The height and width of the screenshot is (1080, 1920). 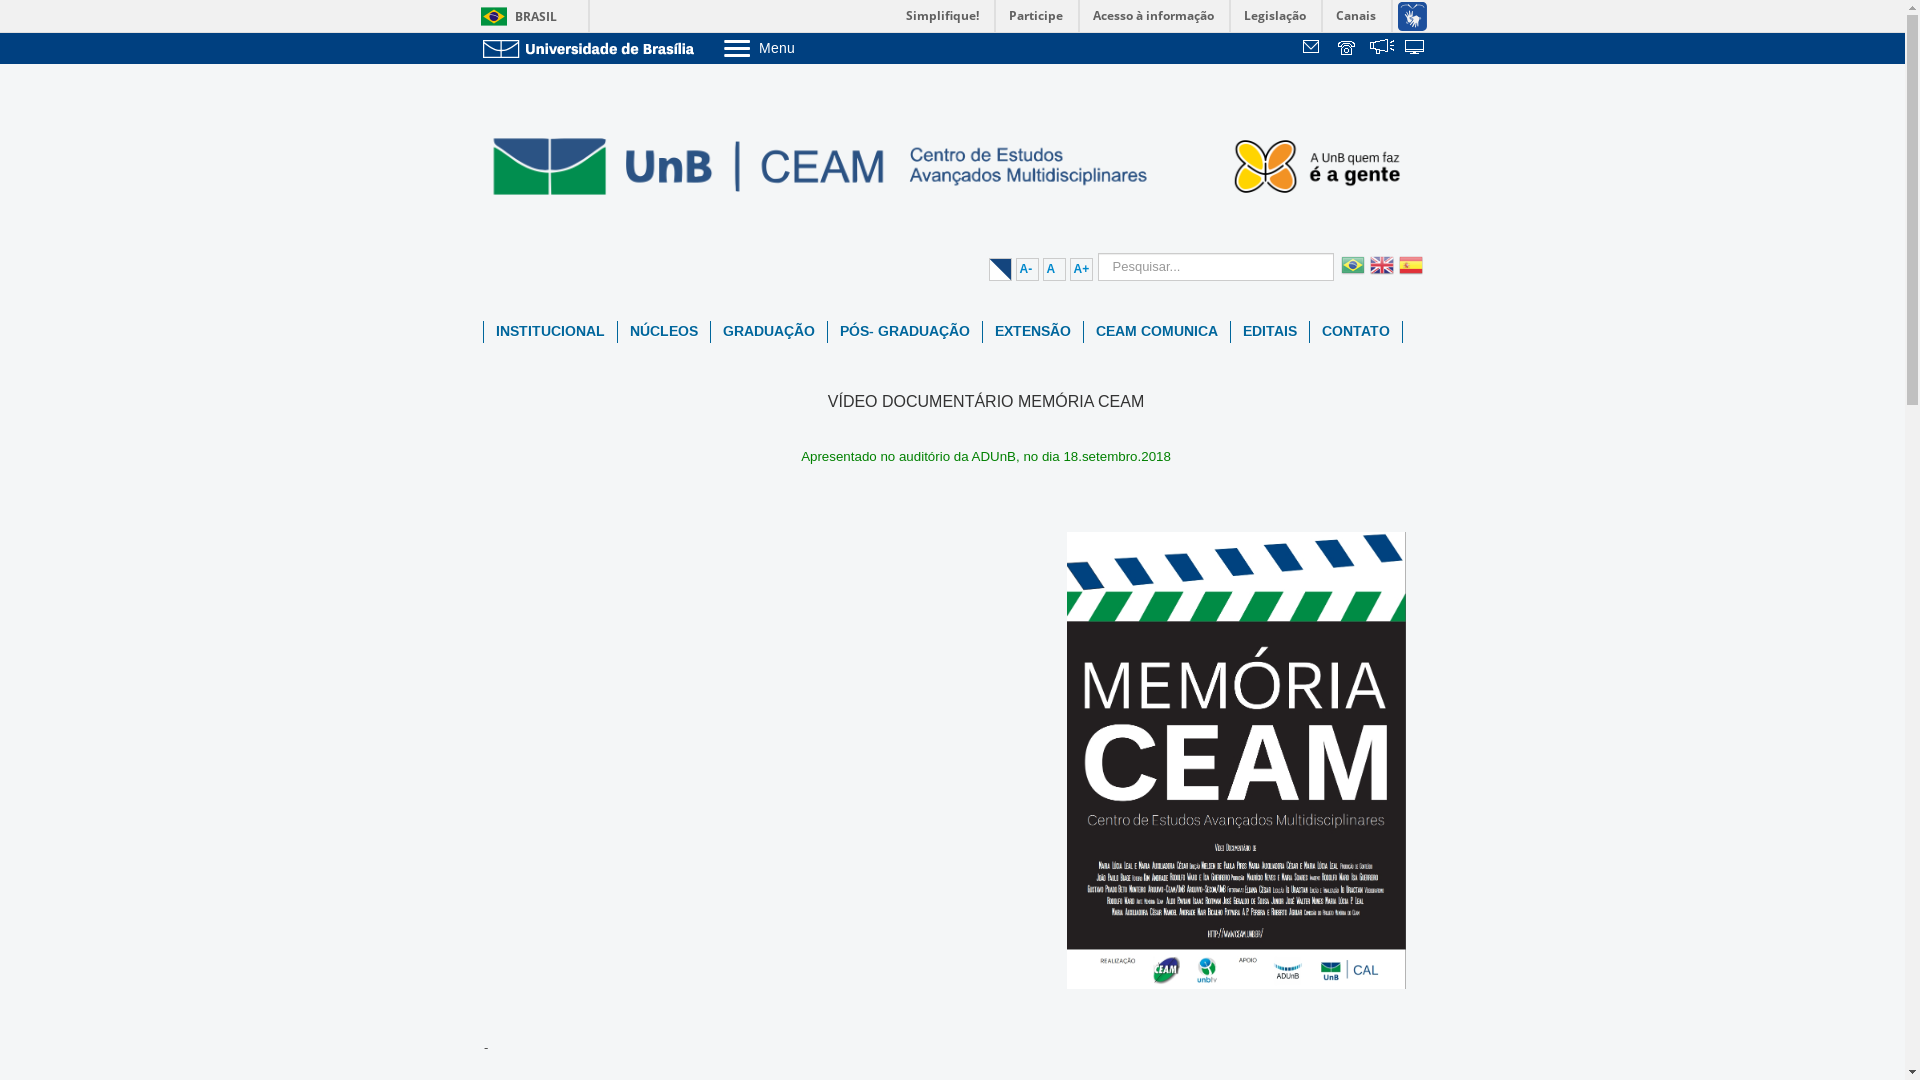 What do you see at coordinates (1350, 277) in the screenshot?
I see `'Portuguese'` at bounding box center [1350, 277].